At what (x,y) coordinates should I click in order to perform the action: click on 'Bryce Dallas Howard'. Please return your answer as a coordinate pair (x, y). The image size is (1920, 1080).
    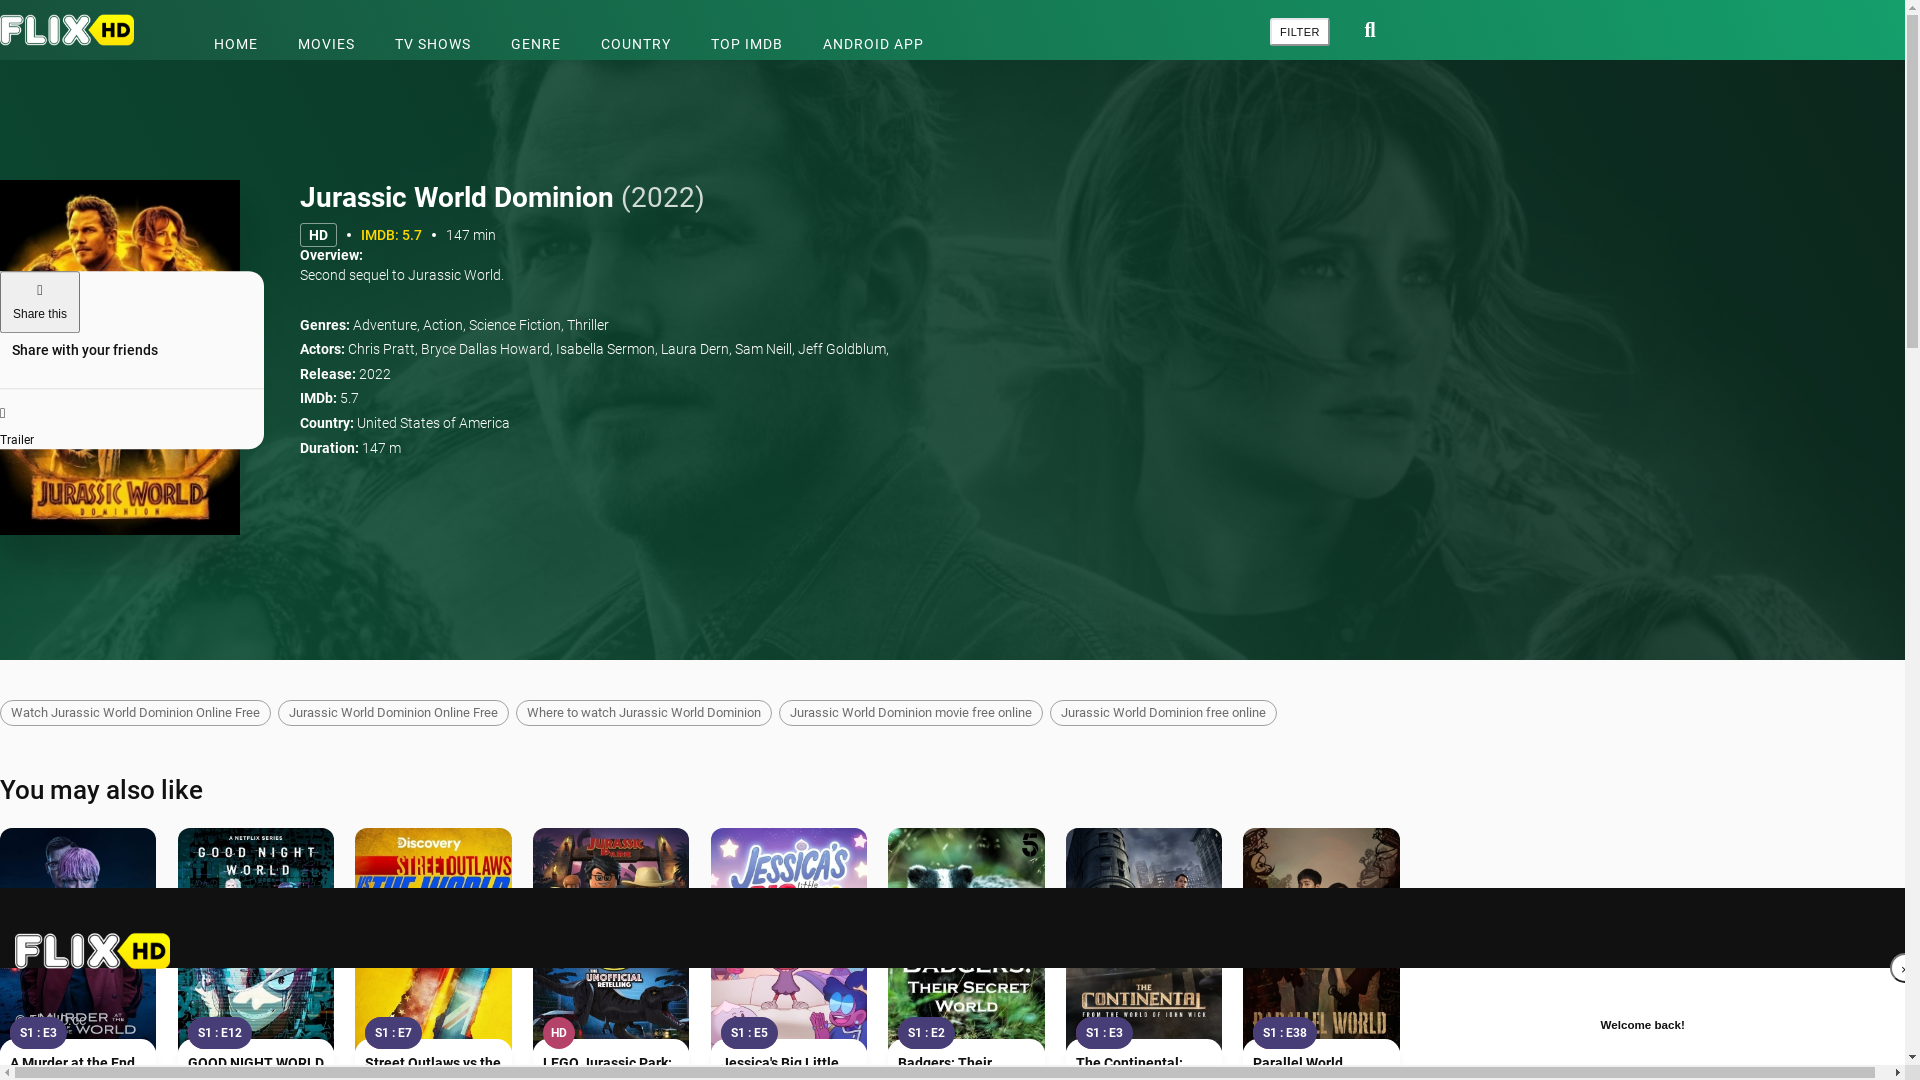
    Looking at the image, I should click on (485, 347).